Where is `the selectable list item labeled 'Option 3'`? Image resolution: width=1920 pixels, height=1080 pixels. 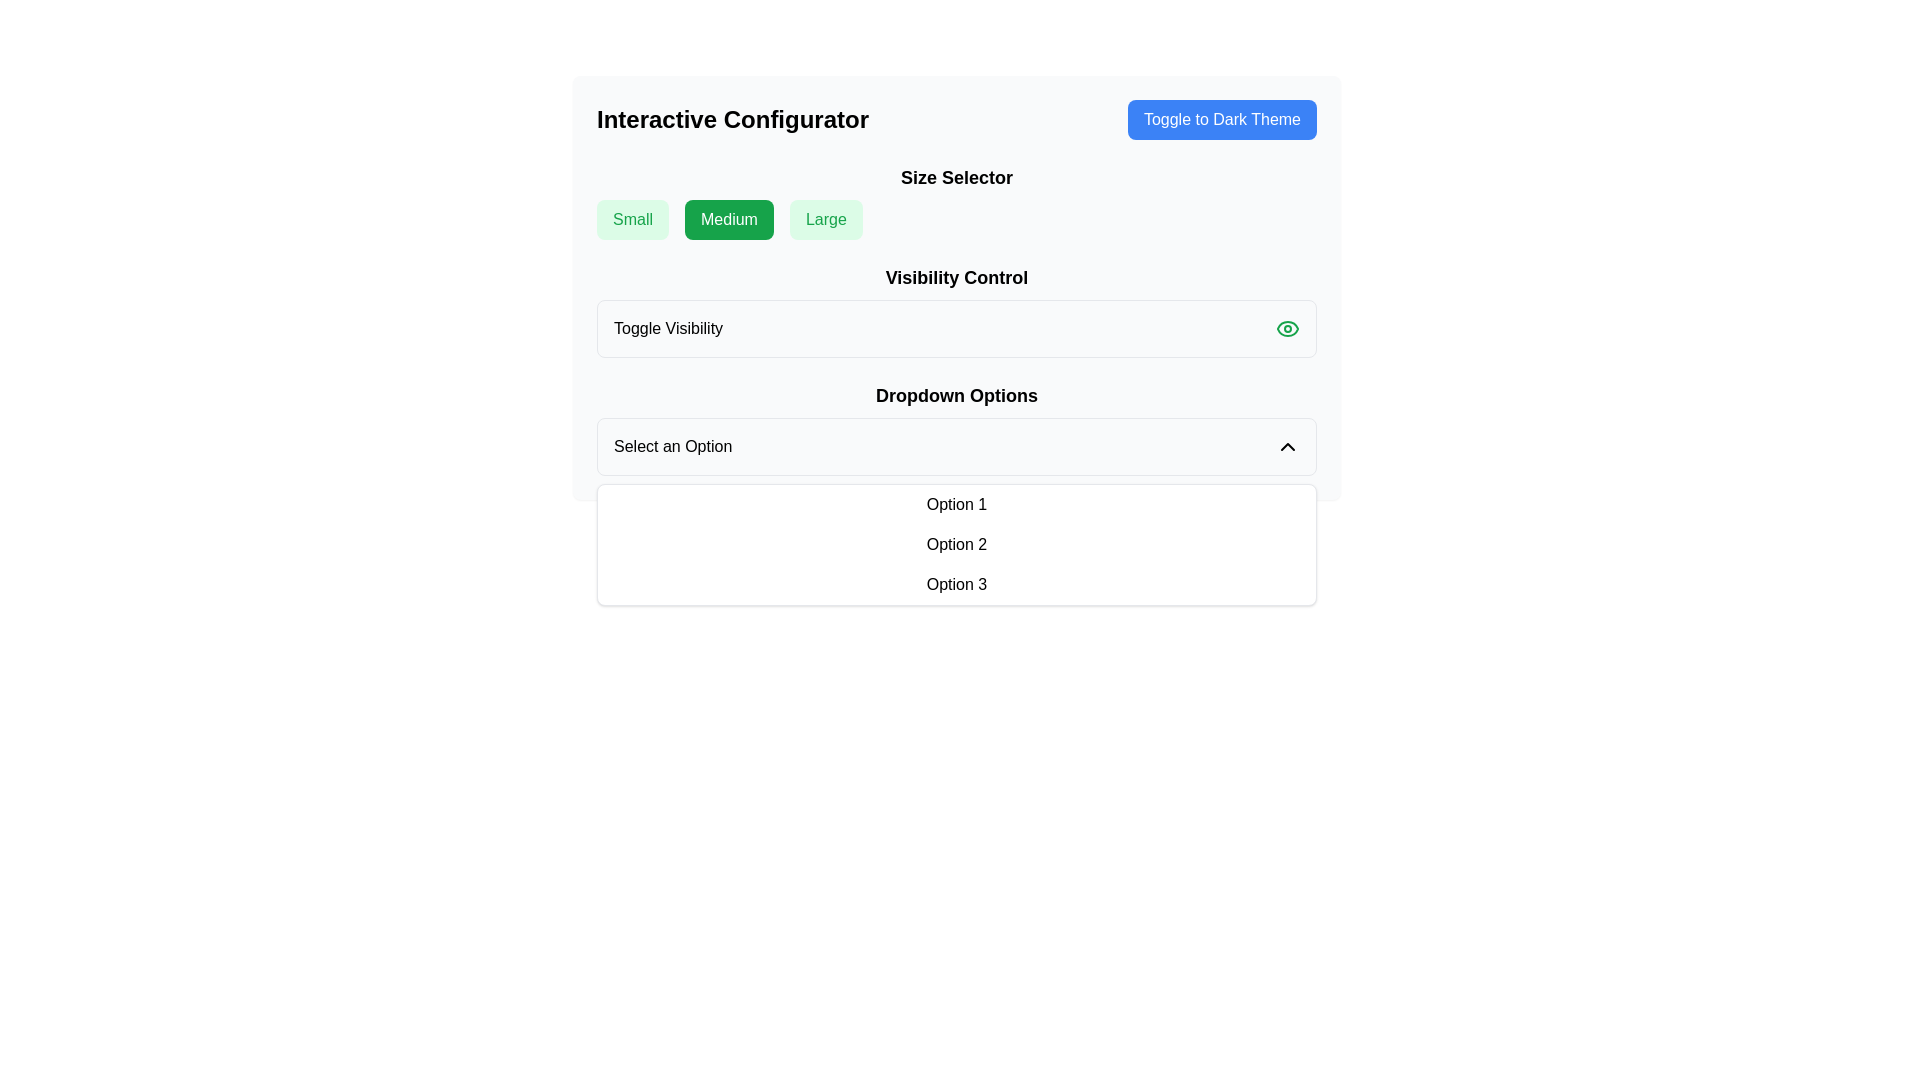
the selectable list item labeled 'Option 3' is located at coordinates (955, 585).